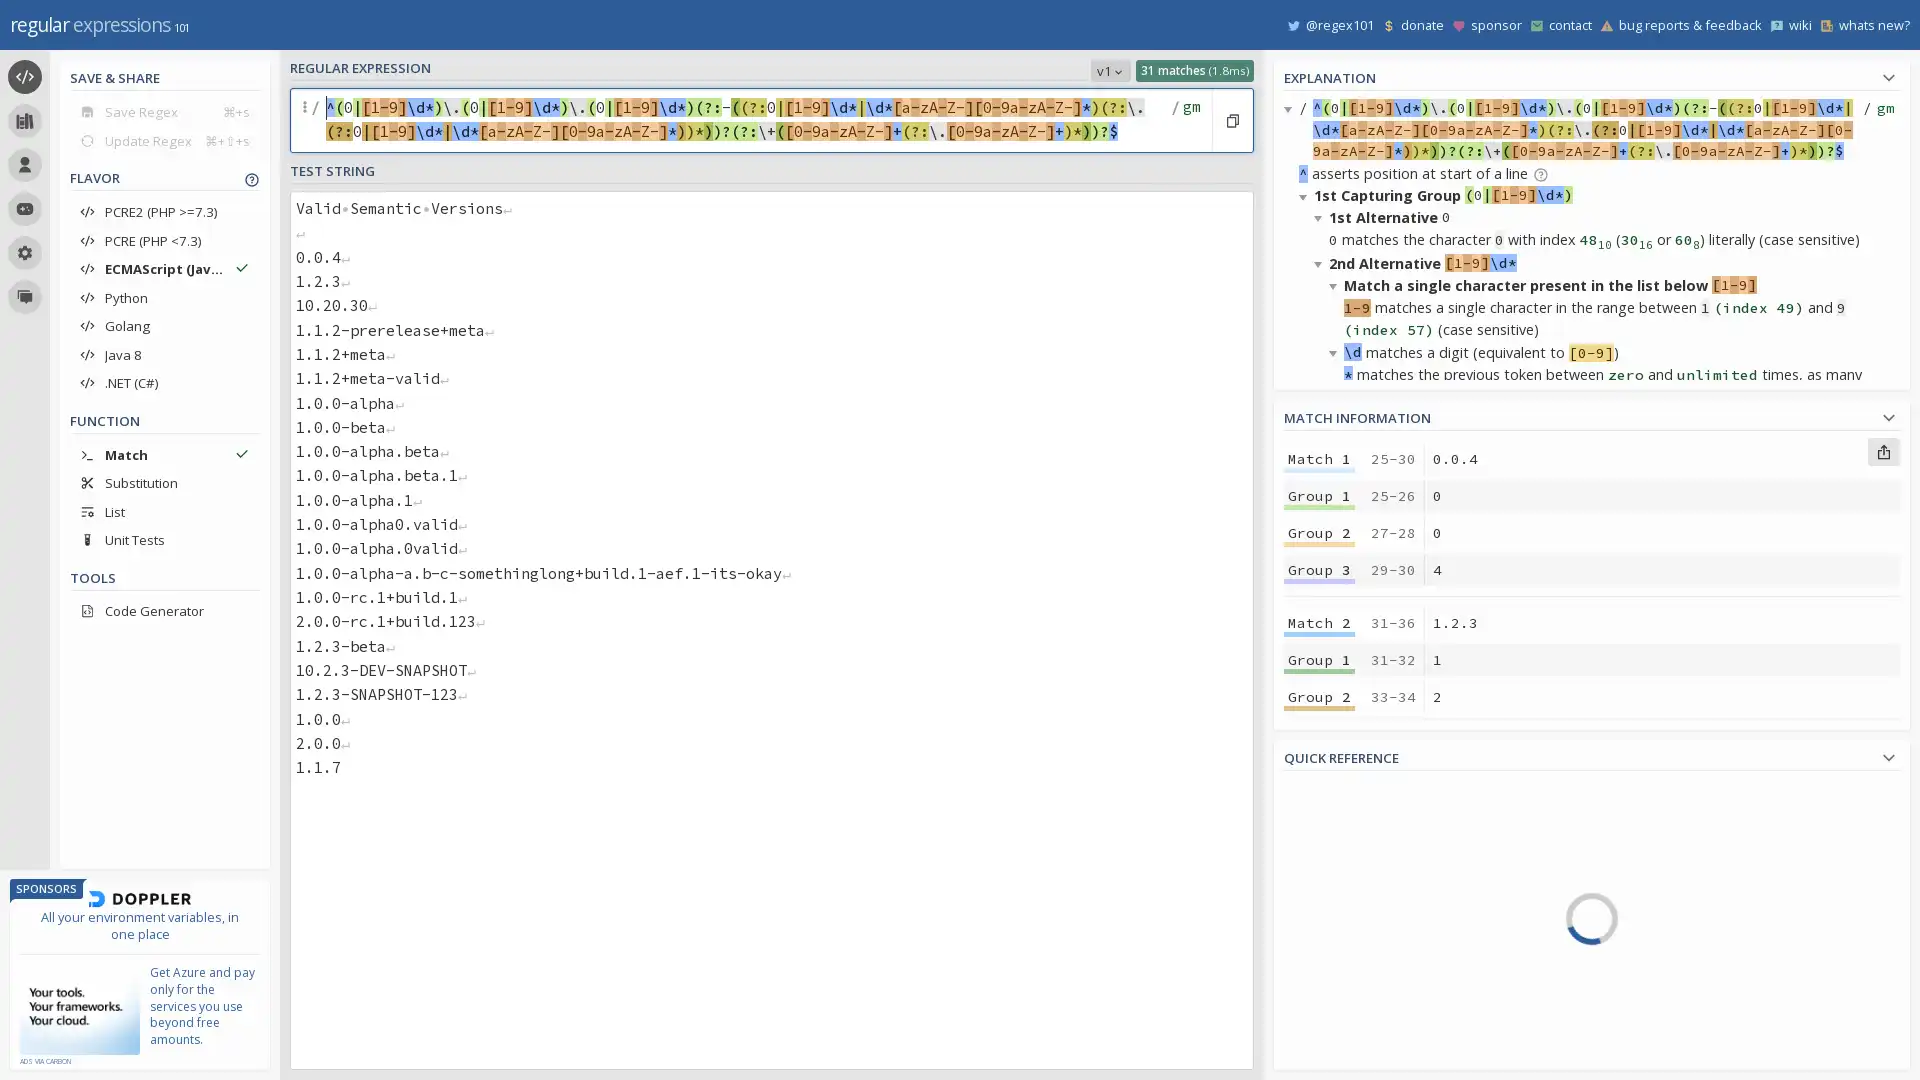 The image size is (1920, 1080). What do you see at coordinates (1377, 1056) in the screenshot?
I see `Flags/Modifiers` at bounding box center [1377, 1056].